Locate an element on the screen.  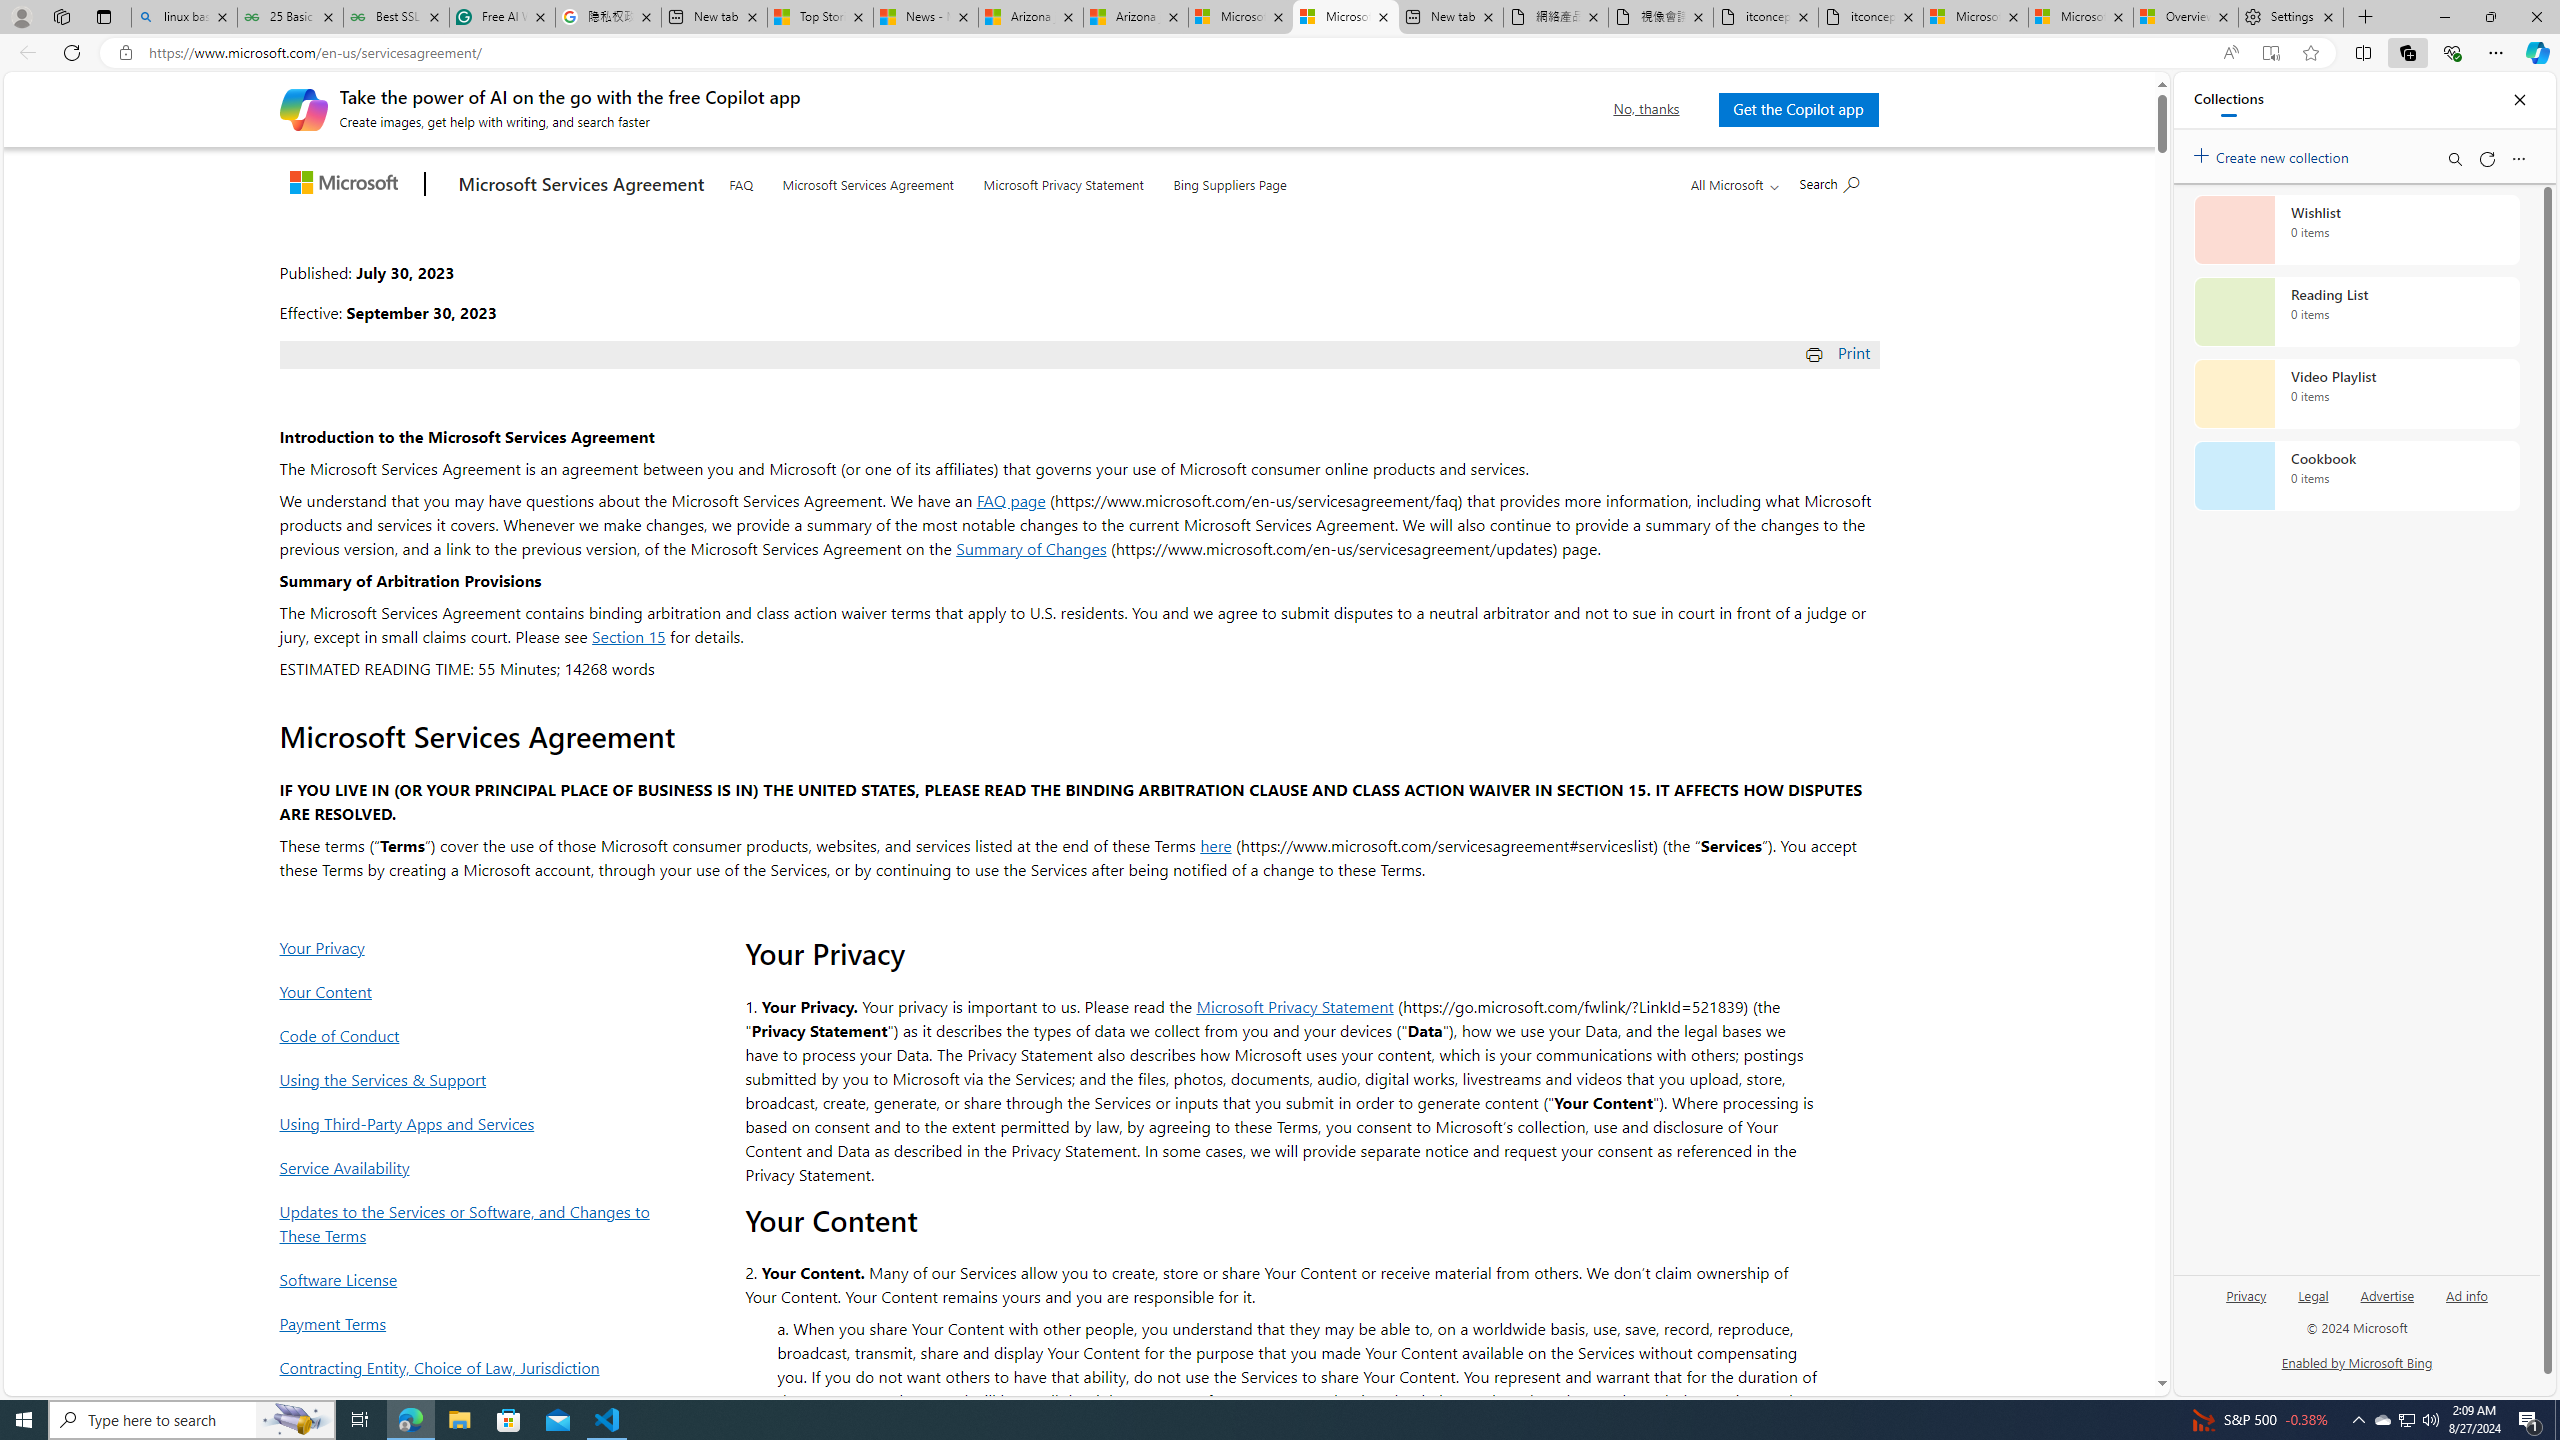
'Your Privacy' is located at coordinates (470, 946).